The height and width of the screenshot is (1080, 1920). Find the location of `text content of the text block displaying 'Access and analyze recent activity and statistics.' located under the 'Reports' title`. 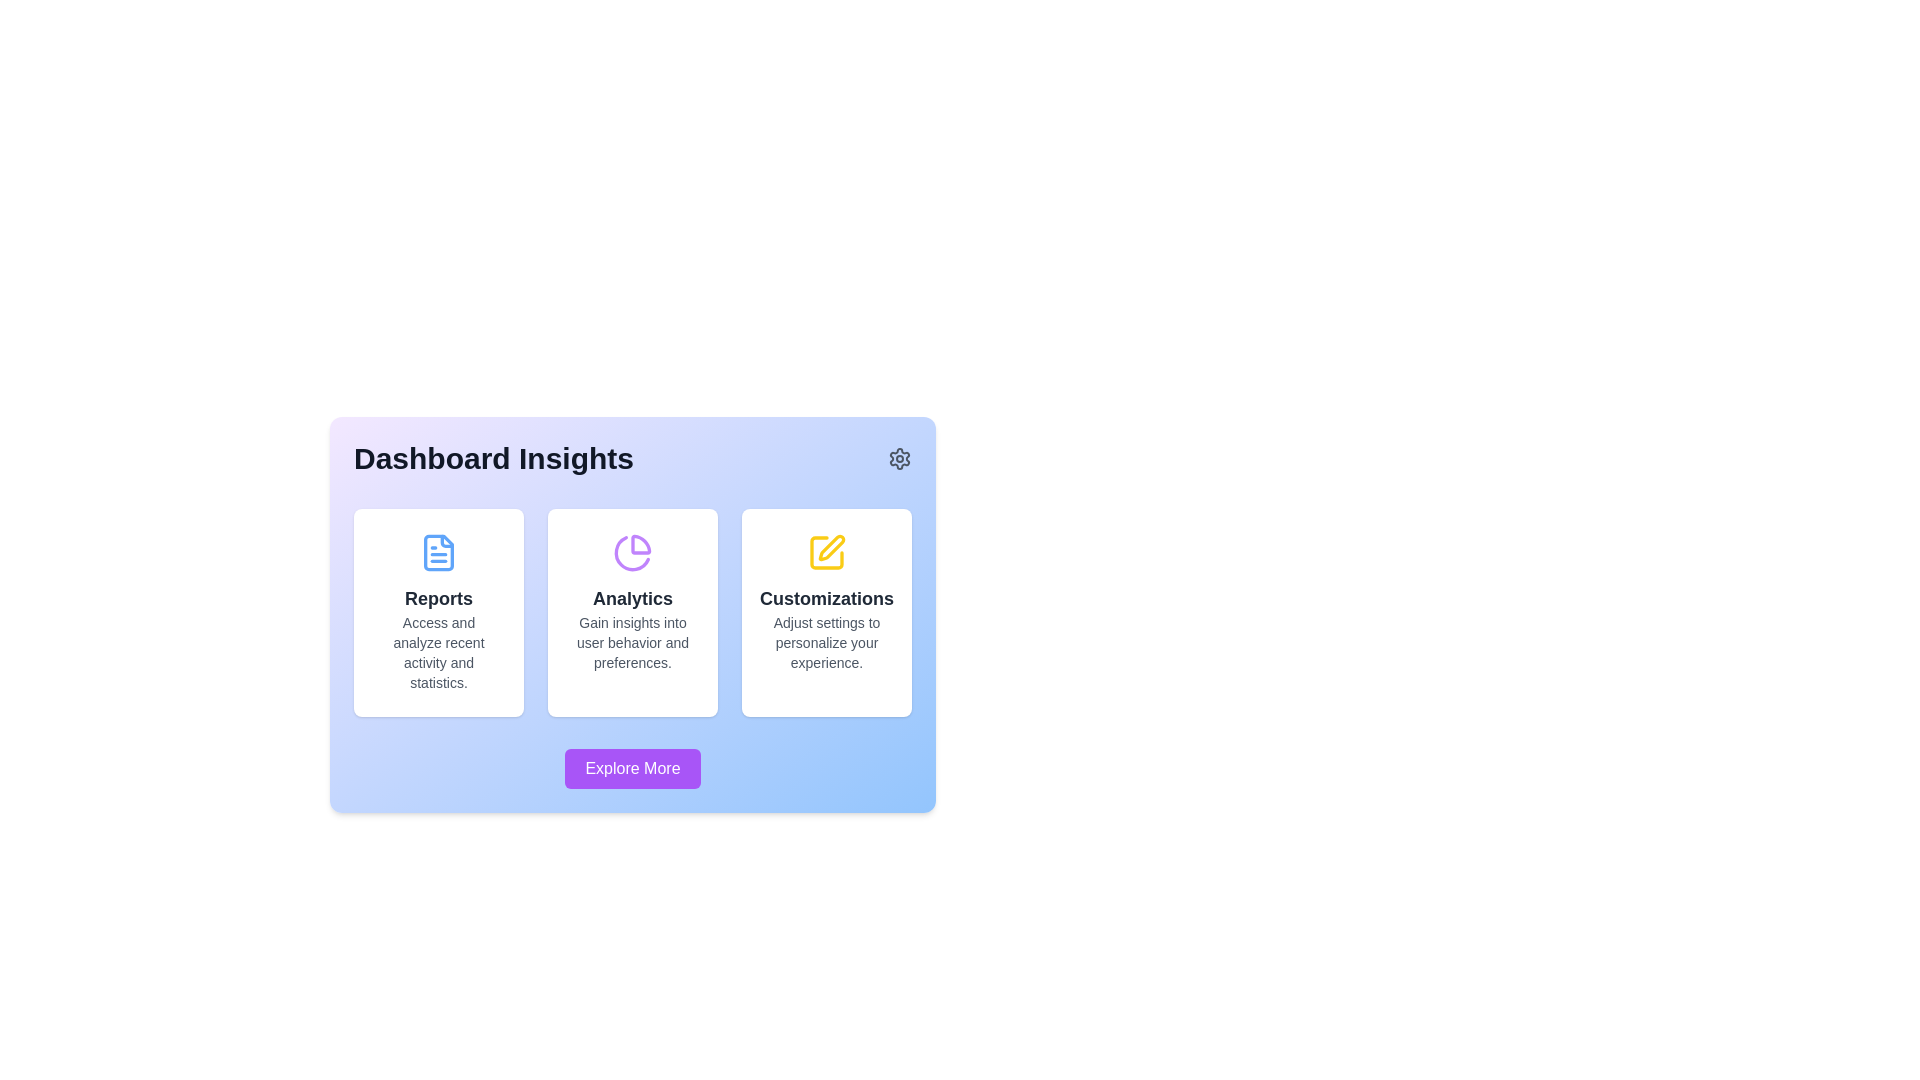

text content of the text block displaying 'Access and analyze recent activity and statistics.' located under the 'Reports' title is located at coordinates (437, 652).